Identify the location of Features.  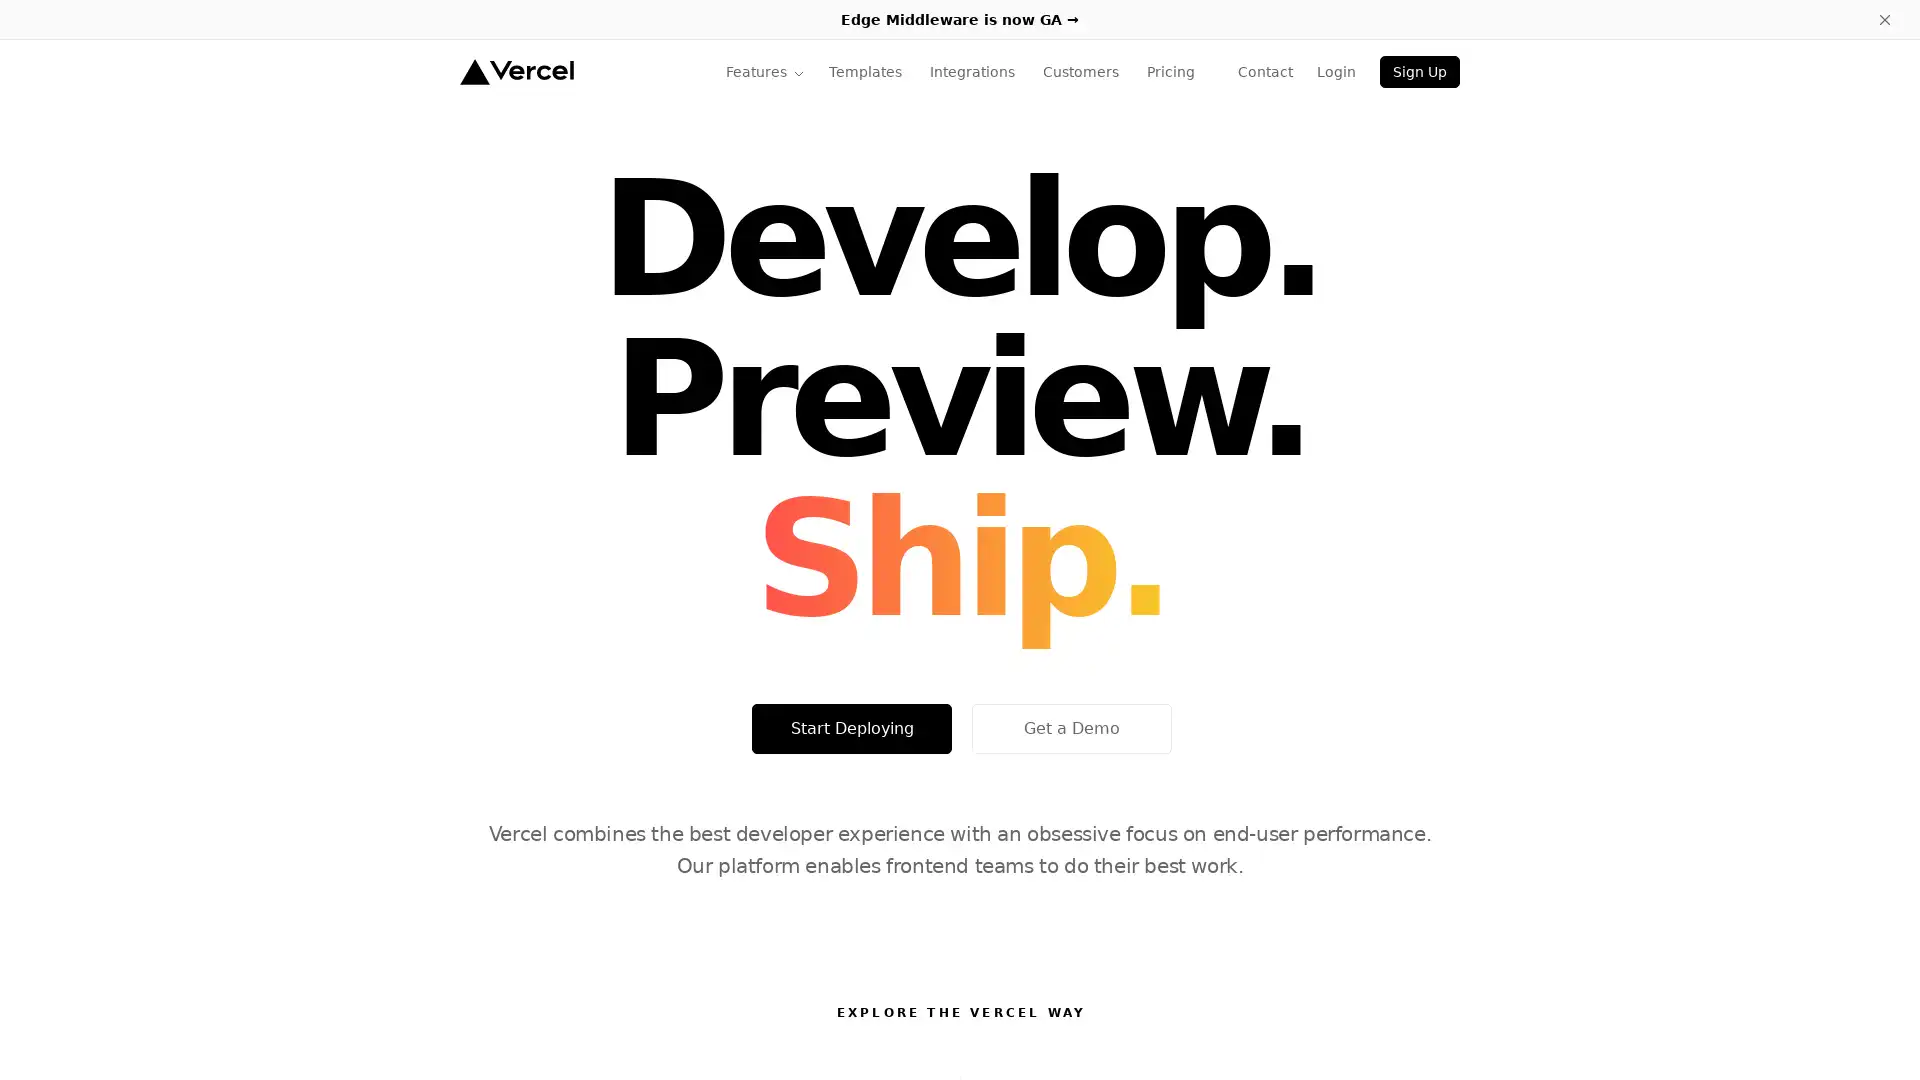
(764, 71).